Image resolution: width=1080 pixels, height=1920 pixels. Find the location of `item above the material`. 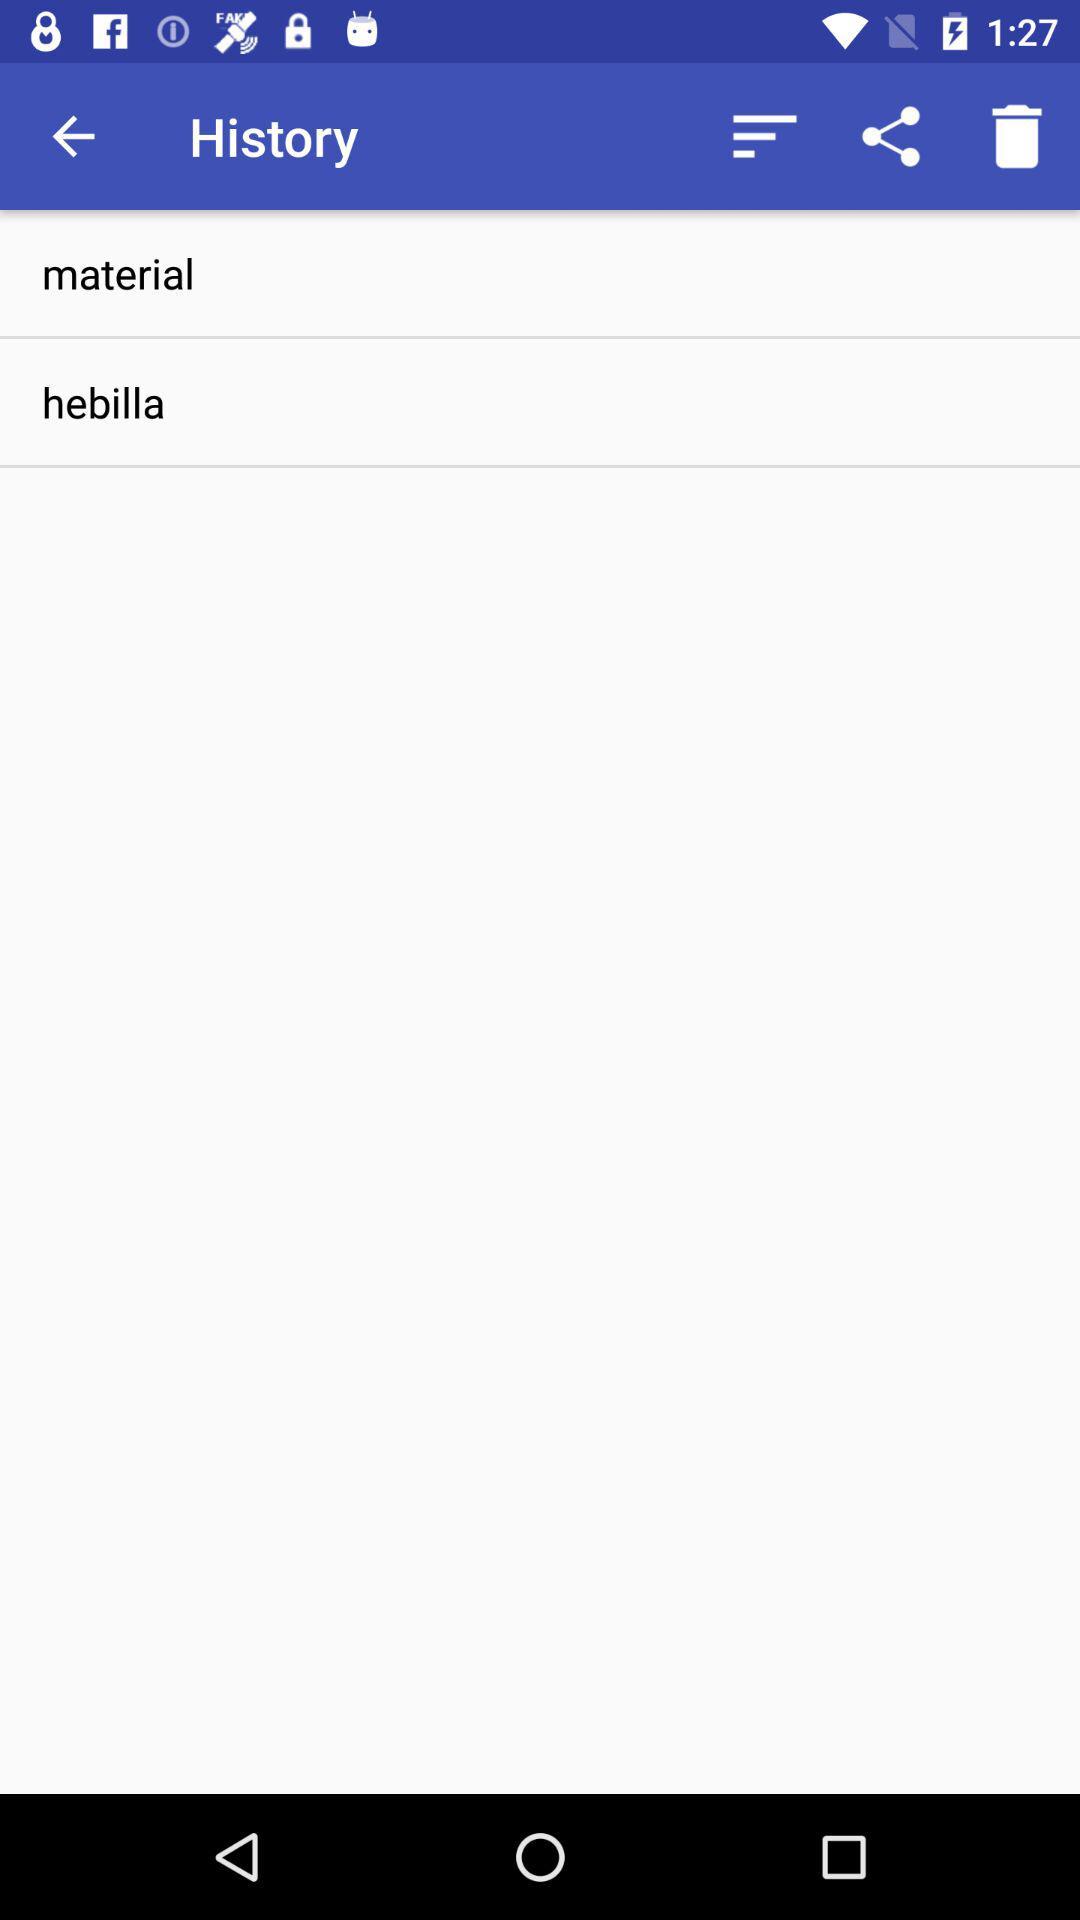

item above the material is located at coordinates (1017, 135).